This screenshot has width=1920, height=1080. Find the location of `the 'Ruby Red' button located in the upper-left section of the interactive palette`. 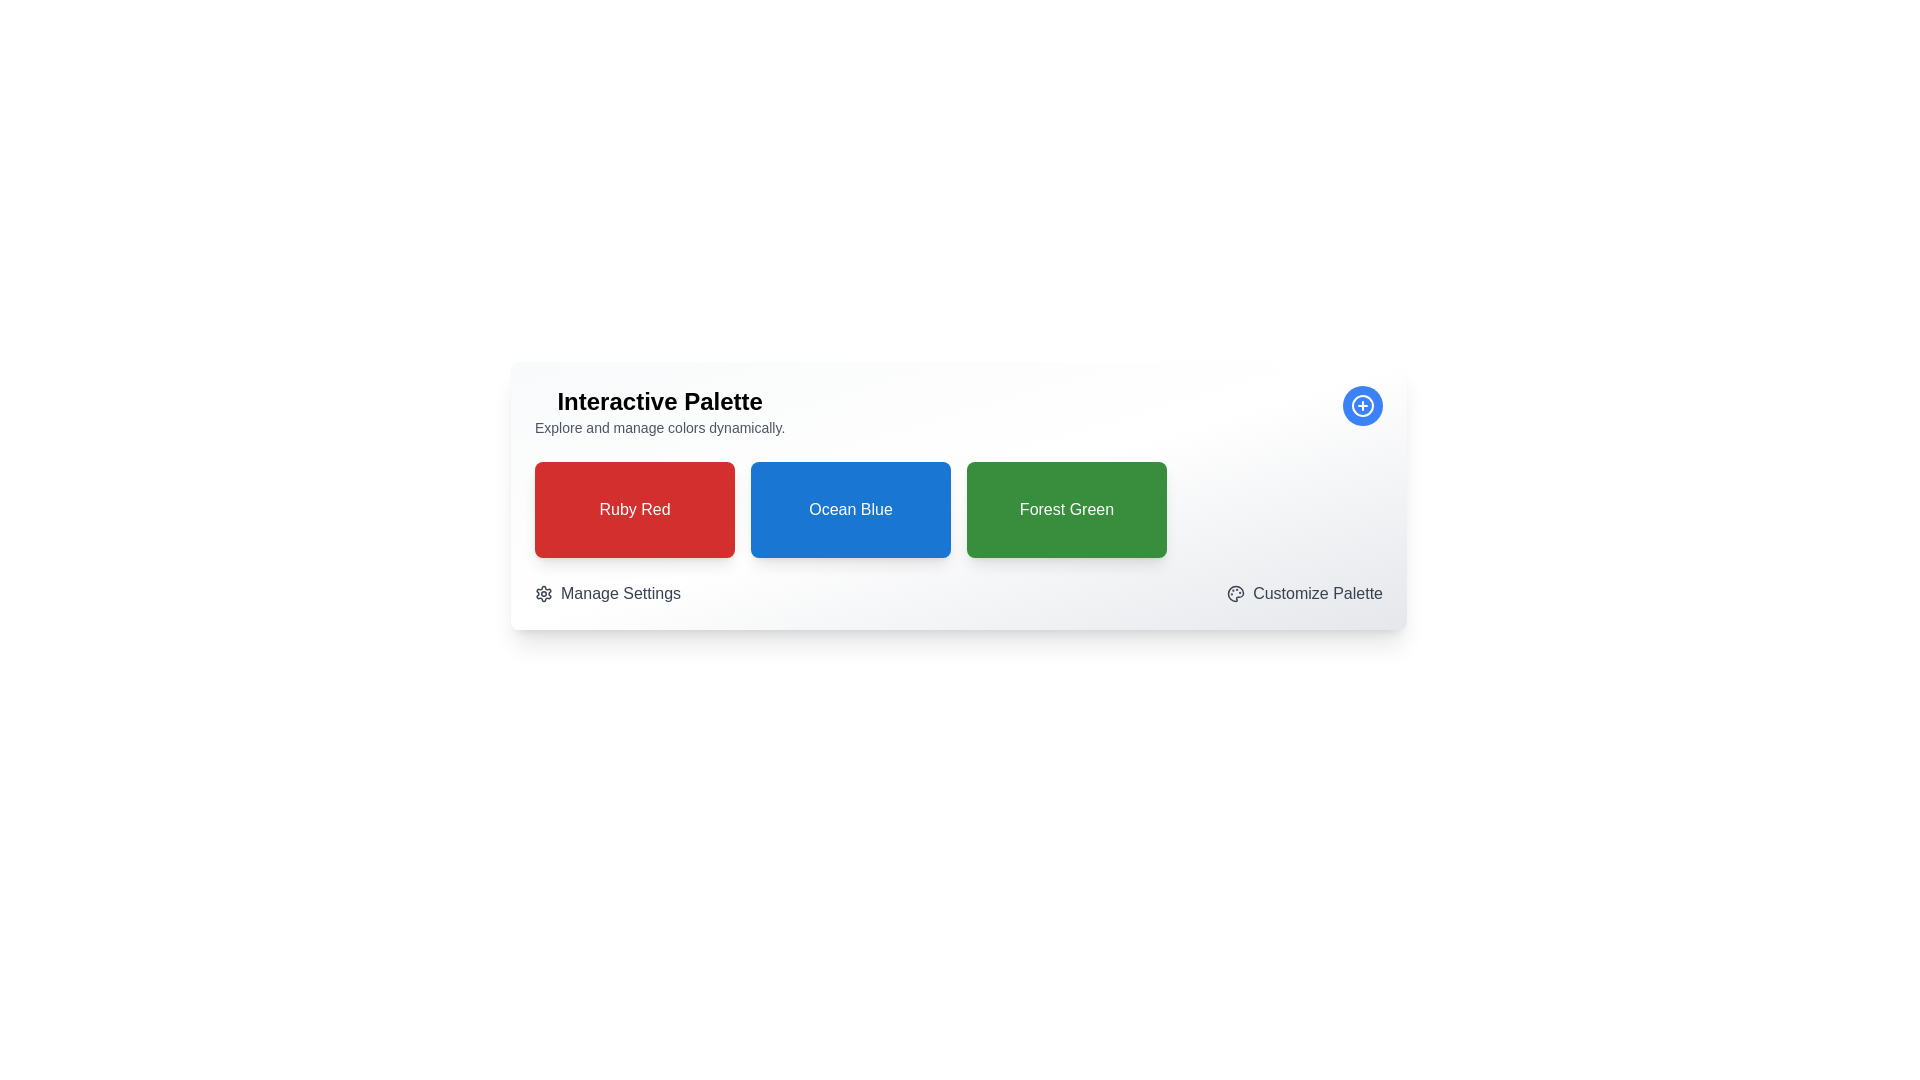

the 'Ruby Red' button located in the upper-left section of the interactive palette is located at coordinates (633, 508).